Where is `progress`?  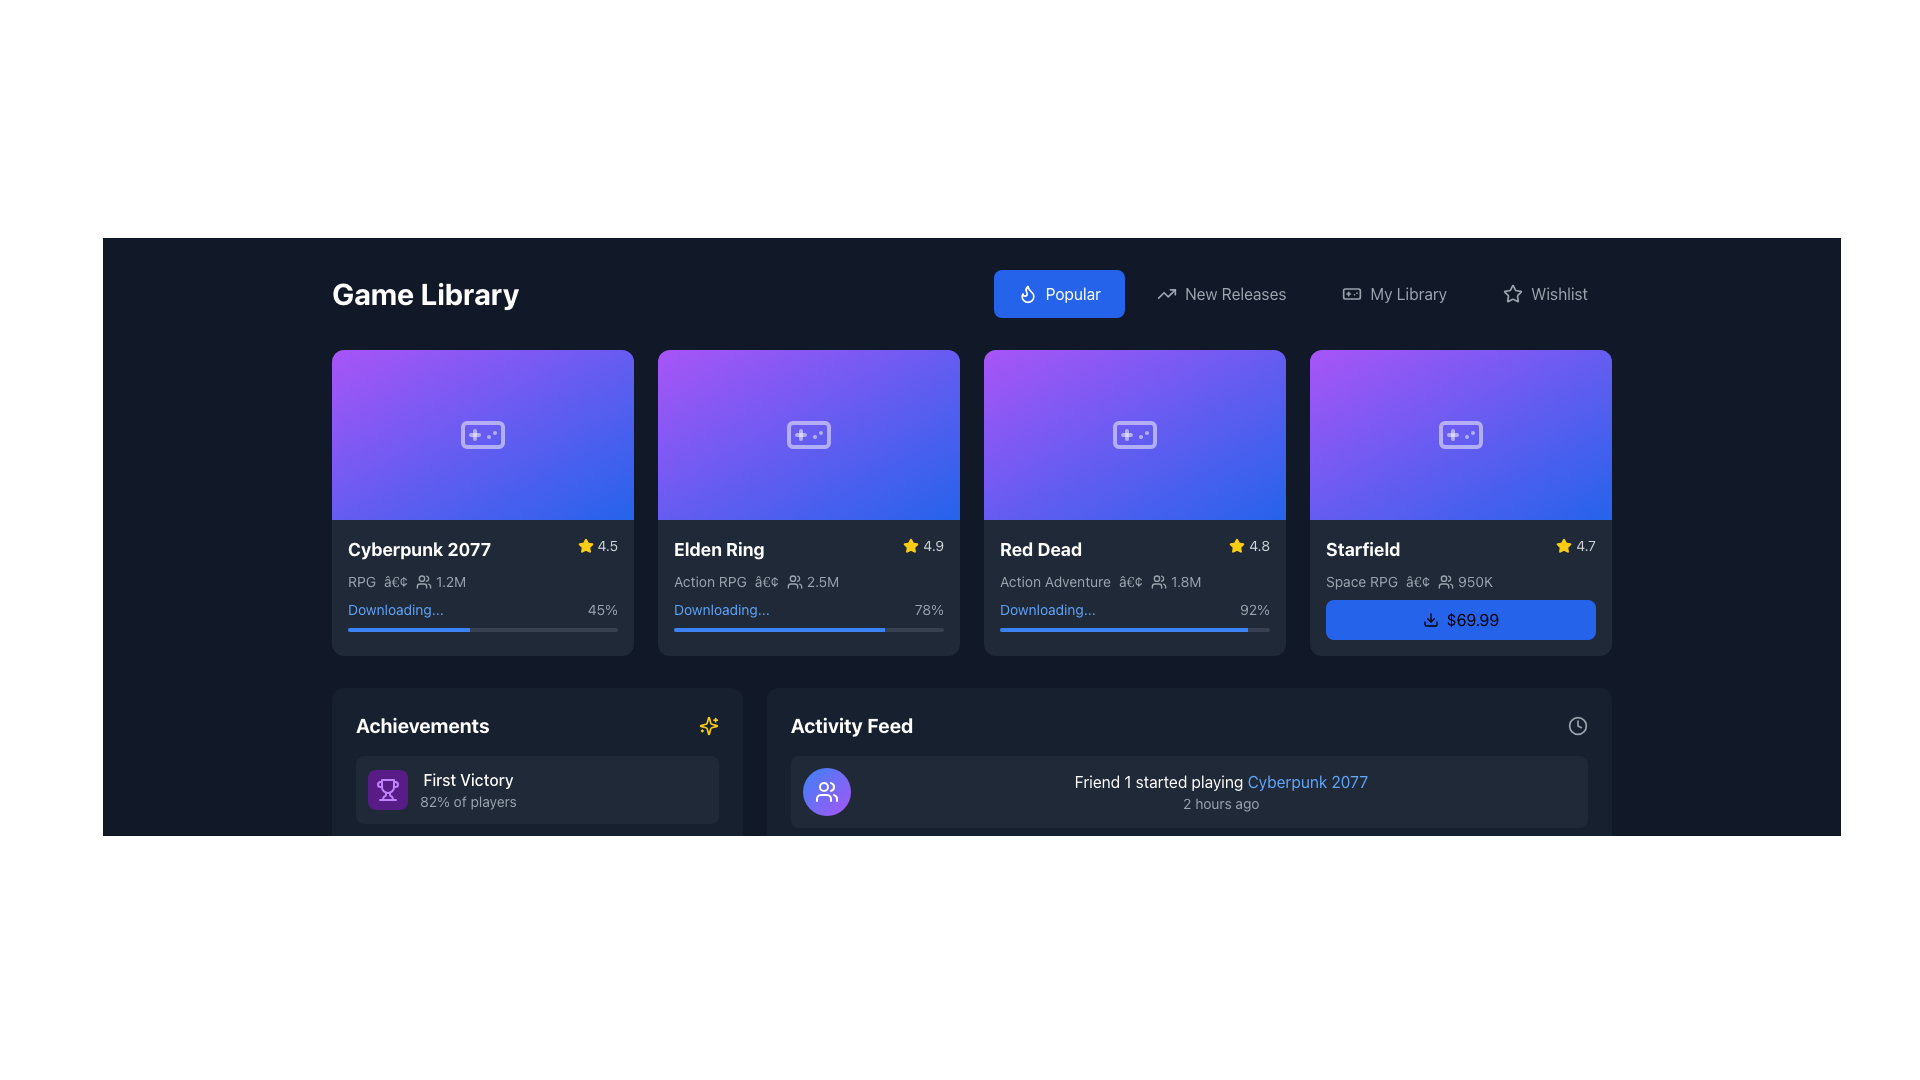 progress is located at coordinates (464, 433).